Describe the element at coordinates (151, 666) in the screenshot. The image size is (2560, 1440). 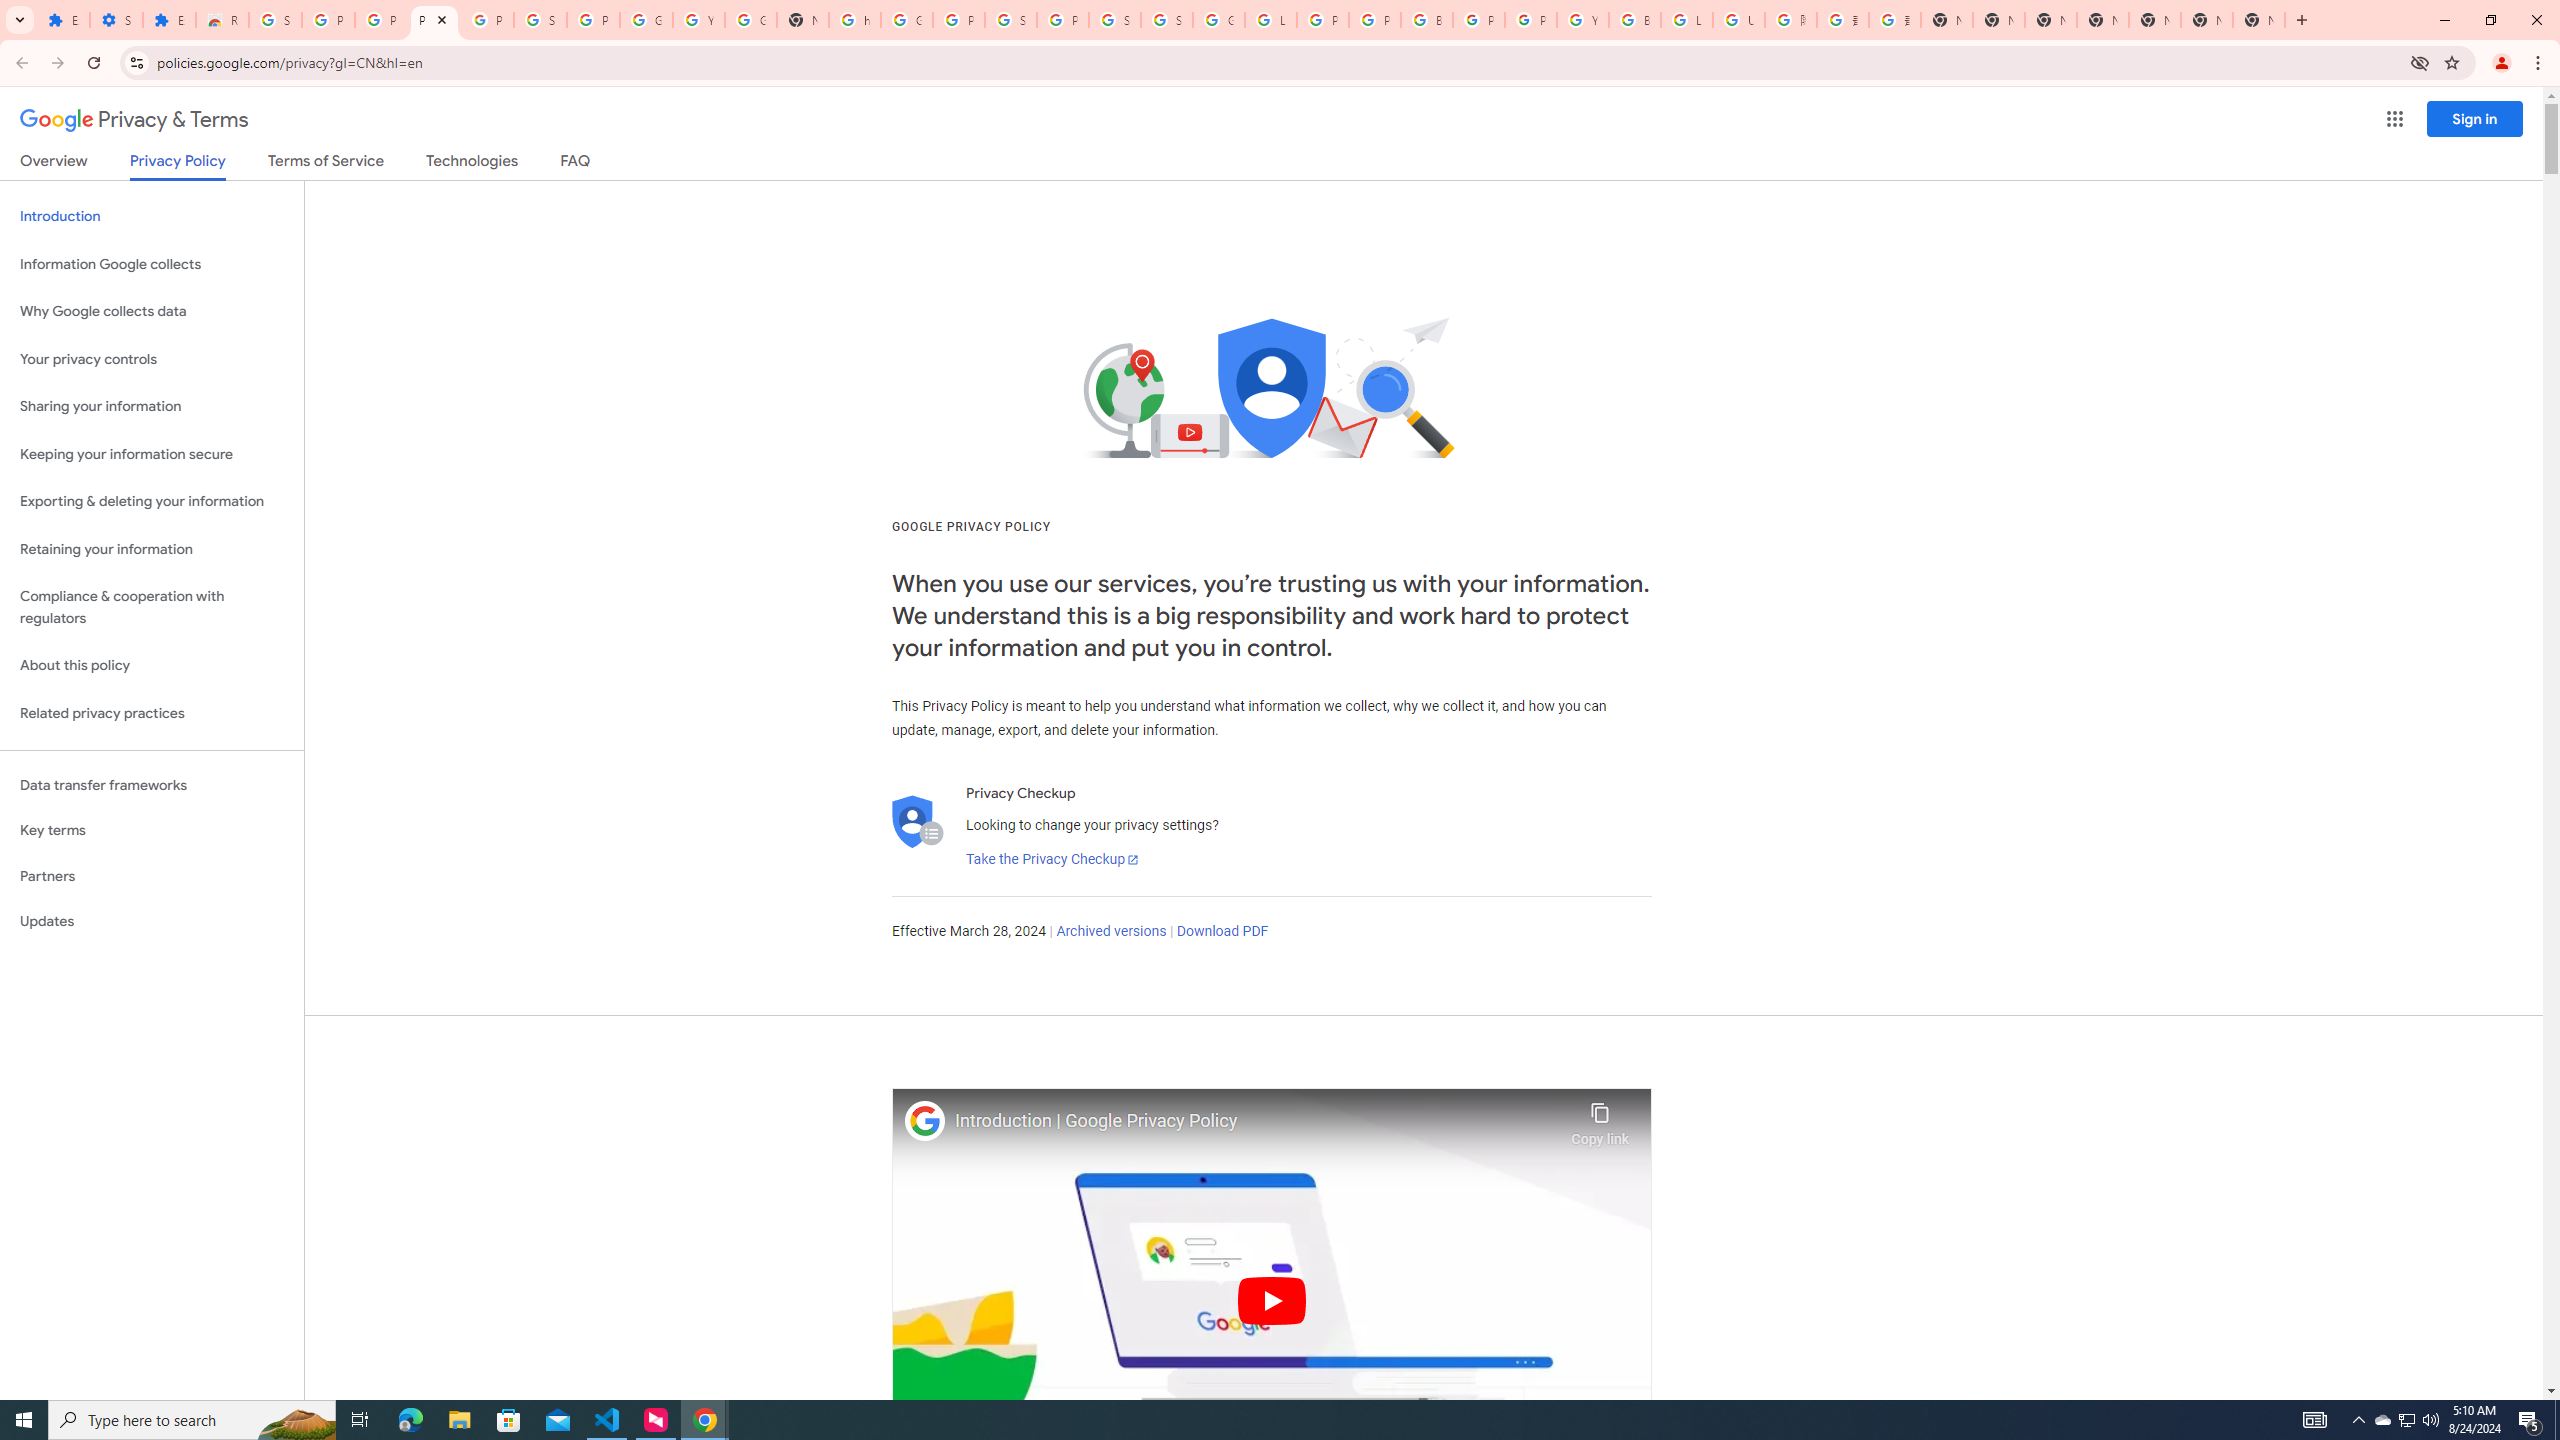
I see `'About this policy'` at that location.